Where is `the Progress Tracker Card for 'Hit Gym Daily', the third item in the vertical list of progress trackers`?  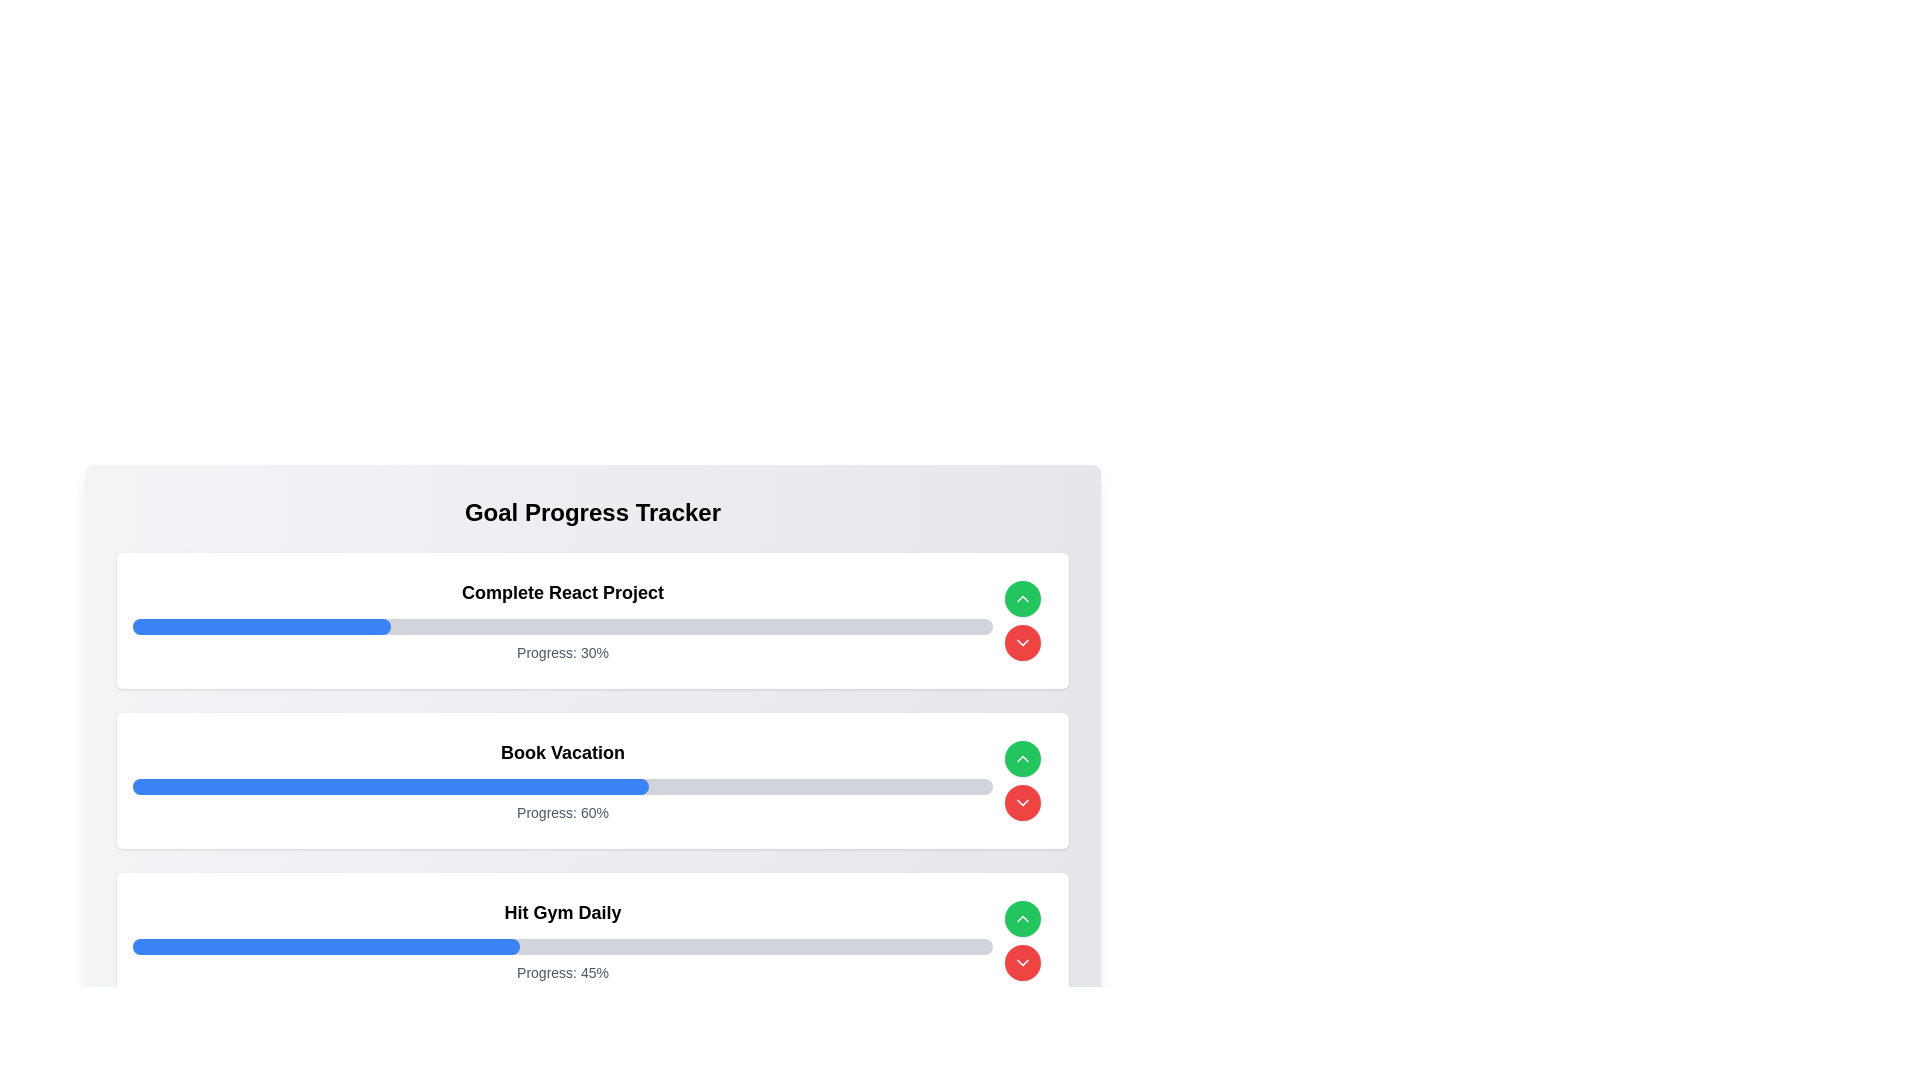 the Progress Tracker Card for 'Hit Gym Daily', the third item in the vertical list of progress trackers is located at coordinates (561, 941).